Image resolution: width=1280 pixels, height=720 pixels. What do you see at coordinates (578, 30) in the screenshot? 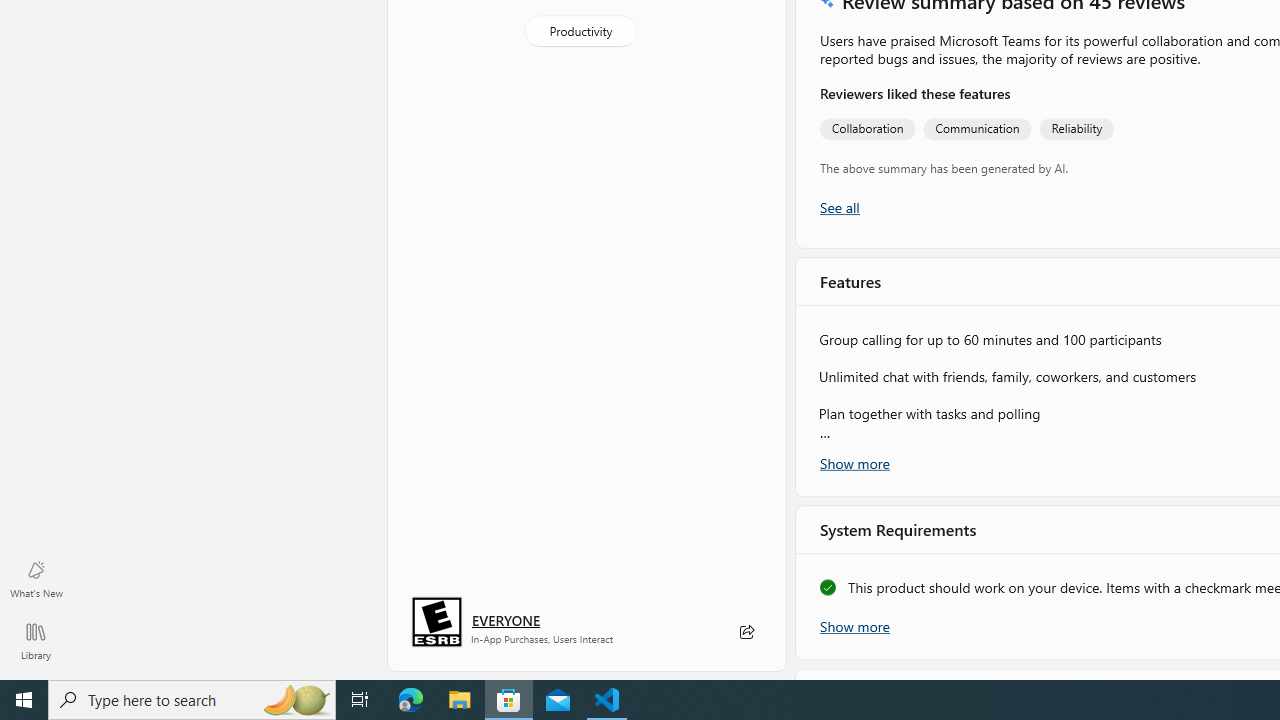
I see `'Productivity'` at bounding box center [578, 30].